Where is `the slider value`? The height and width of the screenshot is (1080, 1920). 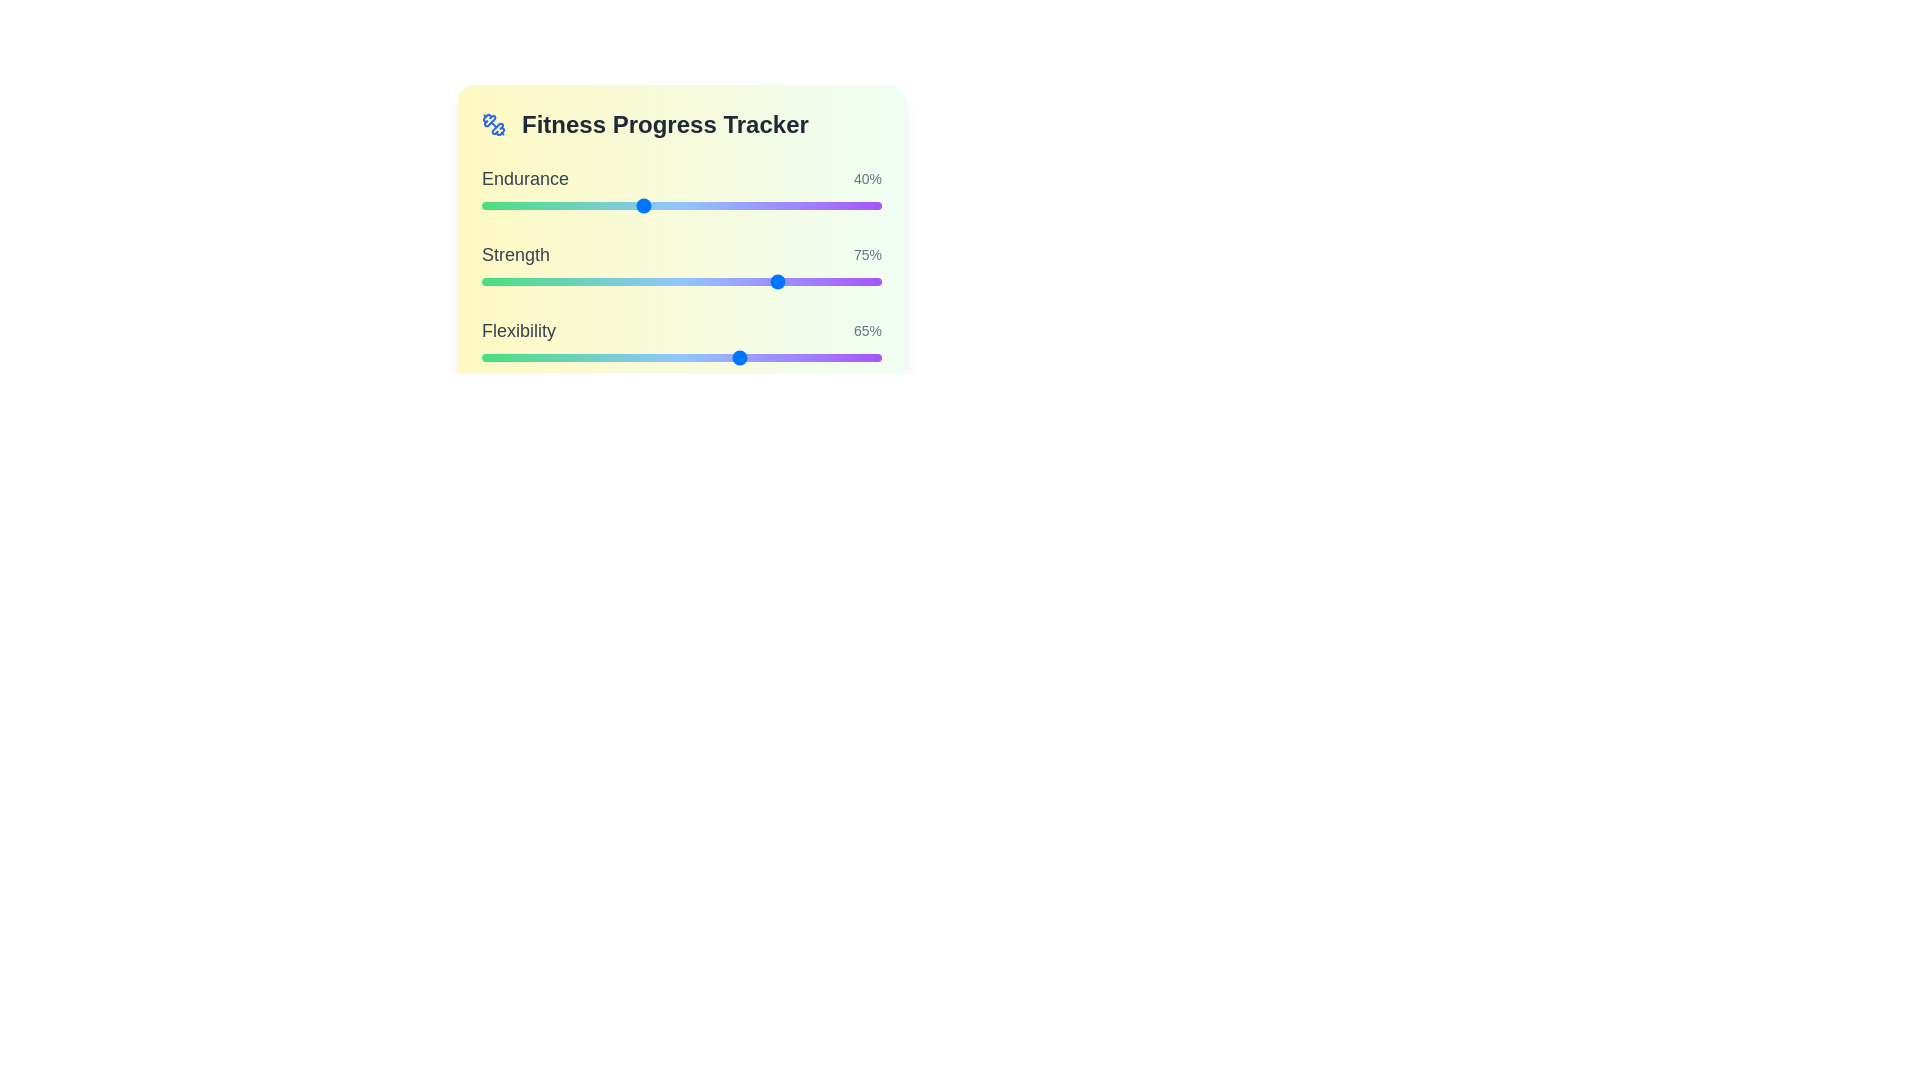 the slider value is located at coordinates (509, 281).